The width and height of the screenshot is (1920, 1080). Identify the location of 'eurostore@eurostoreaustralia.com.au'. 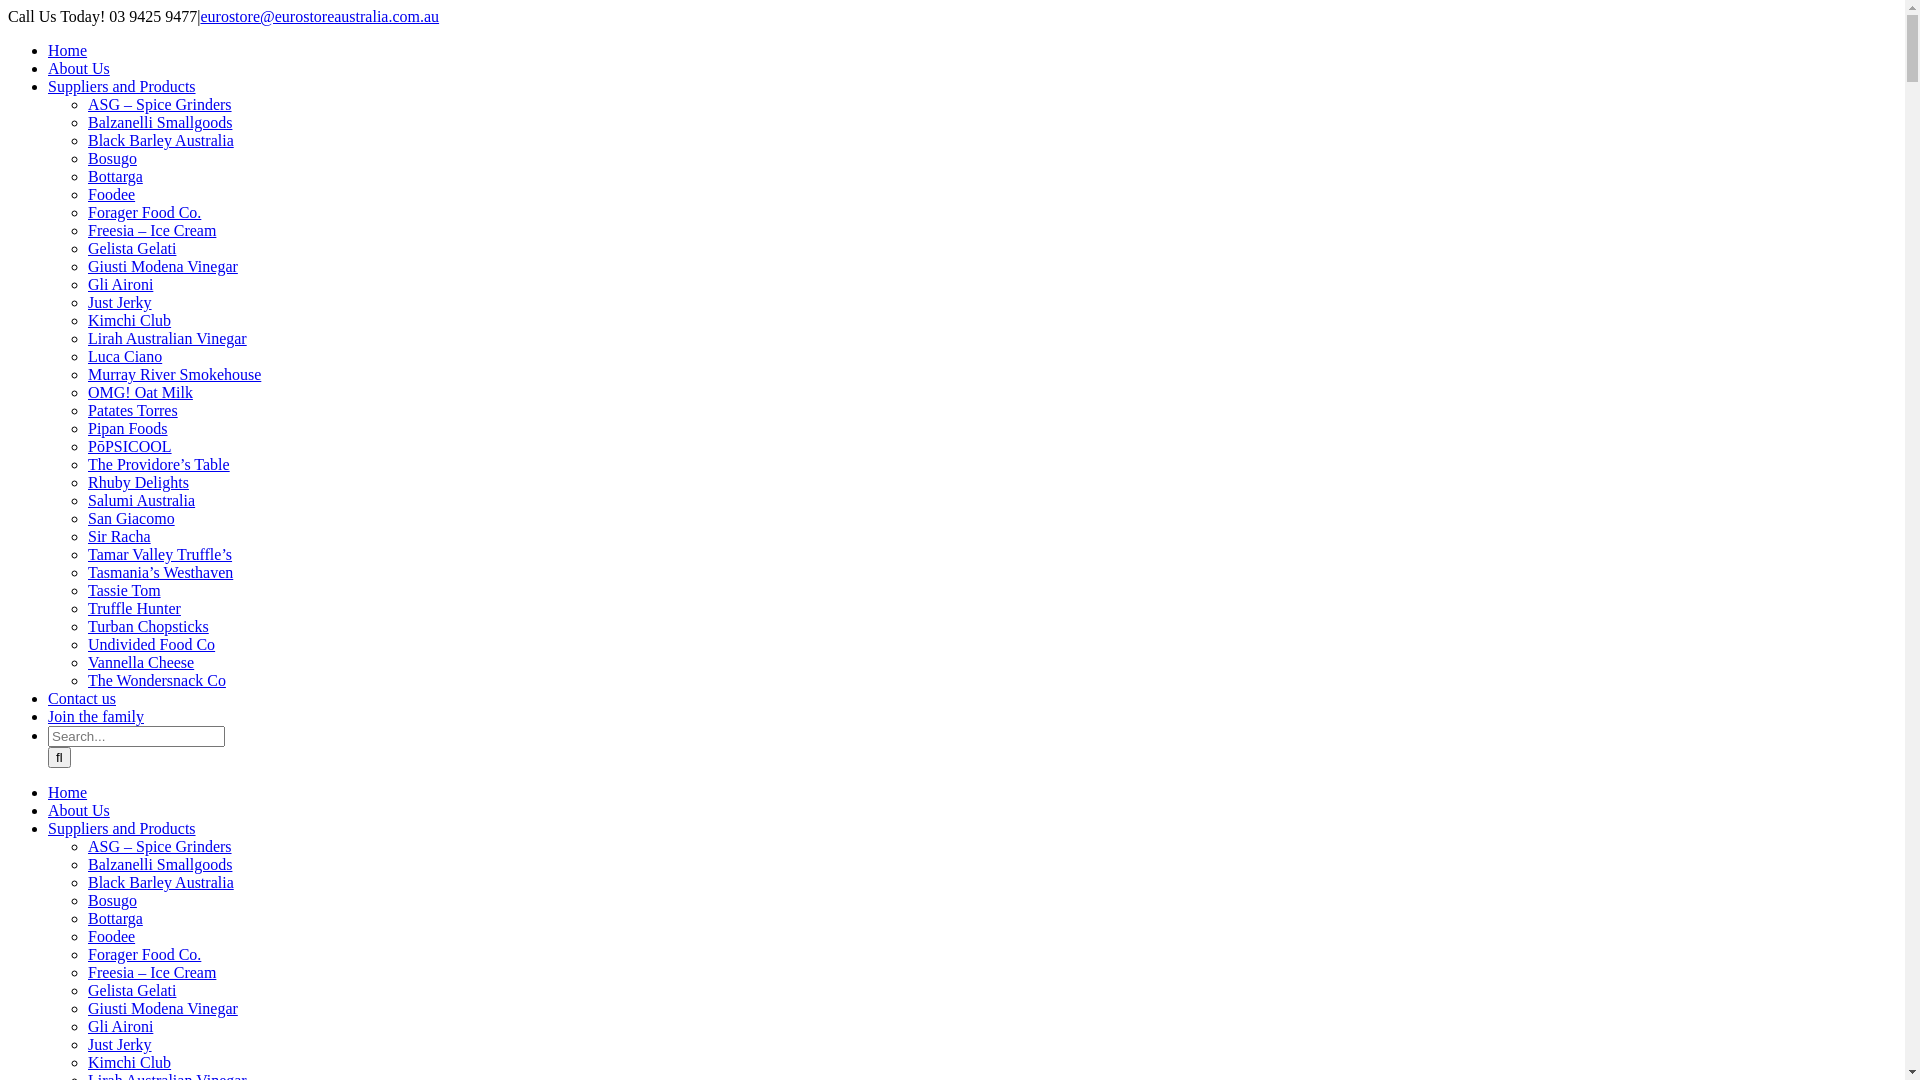
(318, 16).